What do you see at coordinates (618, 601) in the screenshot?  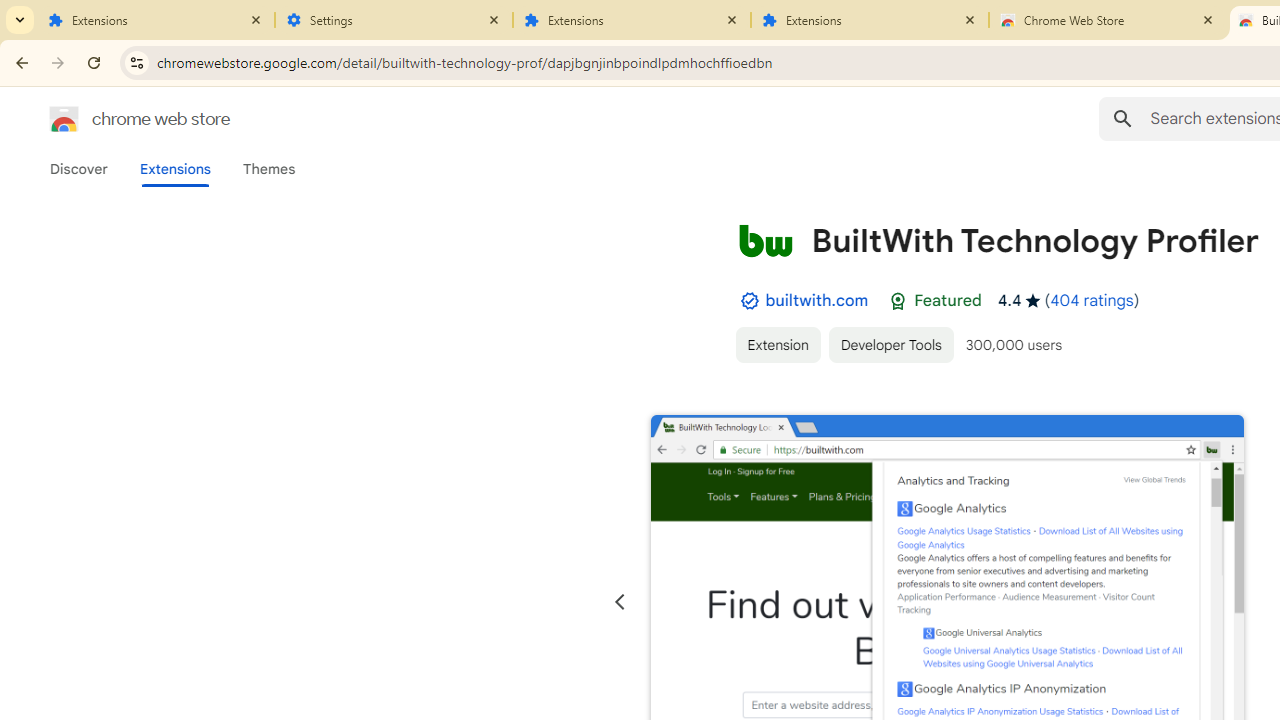 I see `'Previous slide'` at bounding box center [618, 601].